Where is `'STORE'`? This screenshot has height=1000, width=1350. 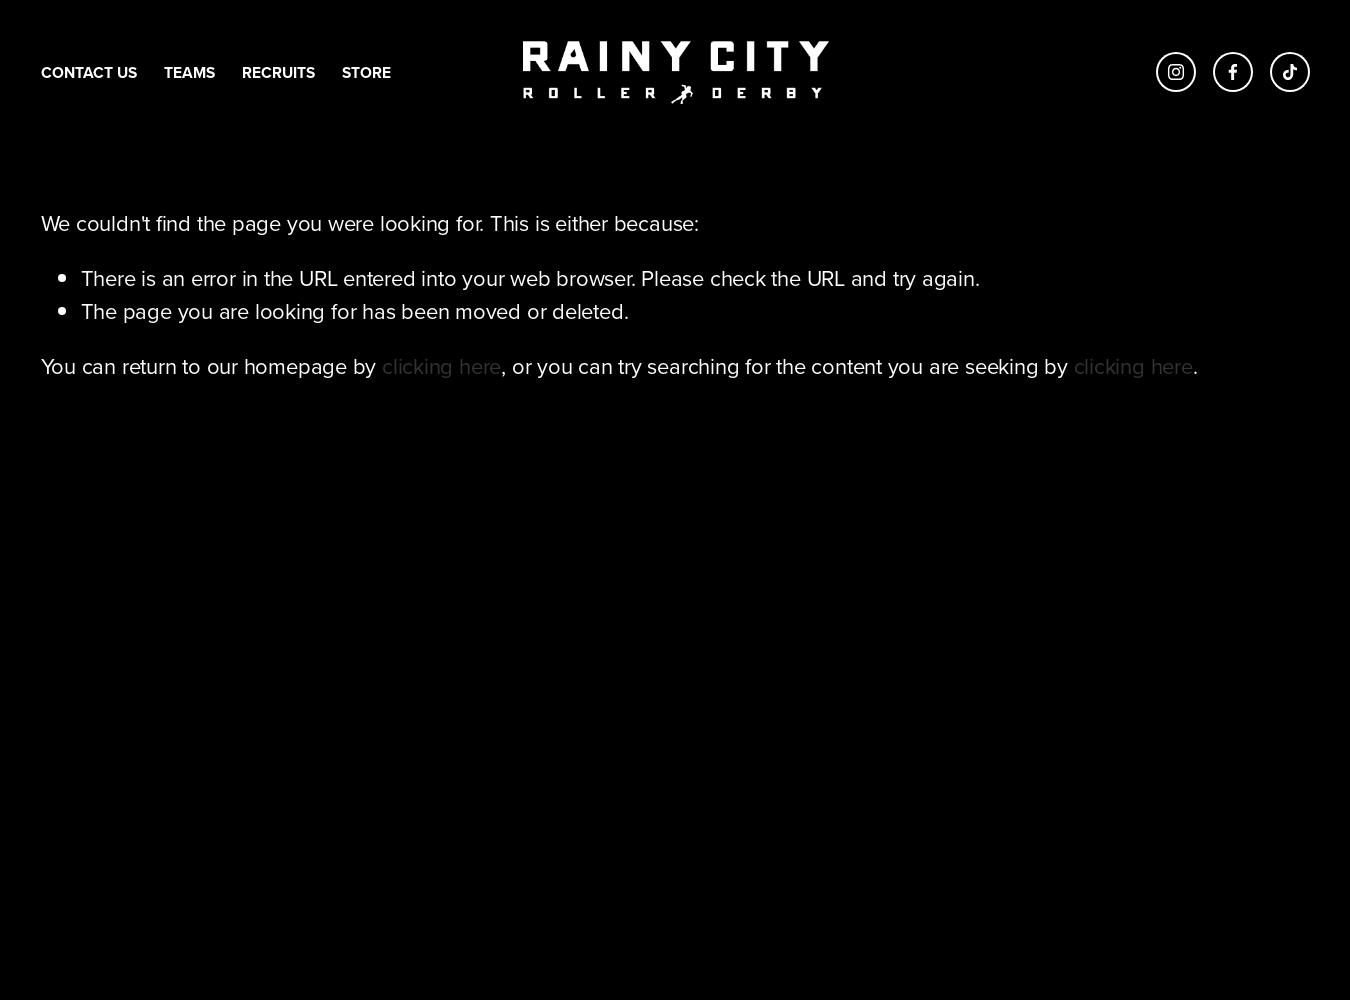 'STORE' is located at coordinates (365, 70).